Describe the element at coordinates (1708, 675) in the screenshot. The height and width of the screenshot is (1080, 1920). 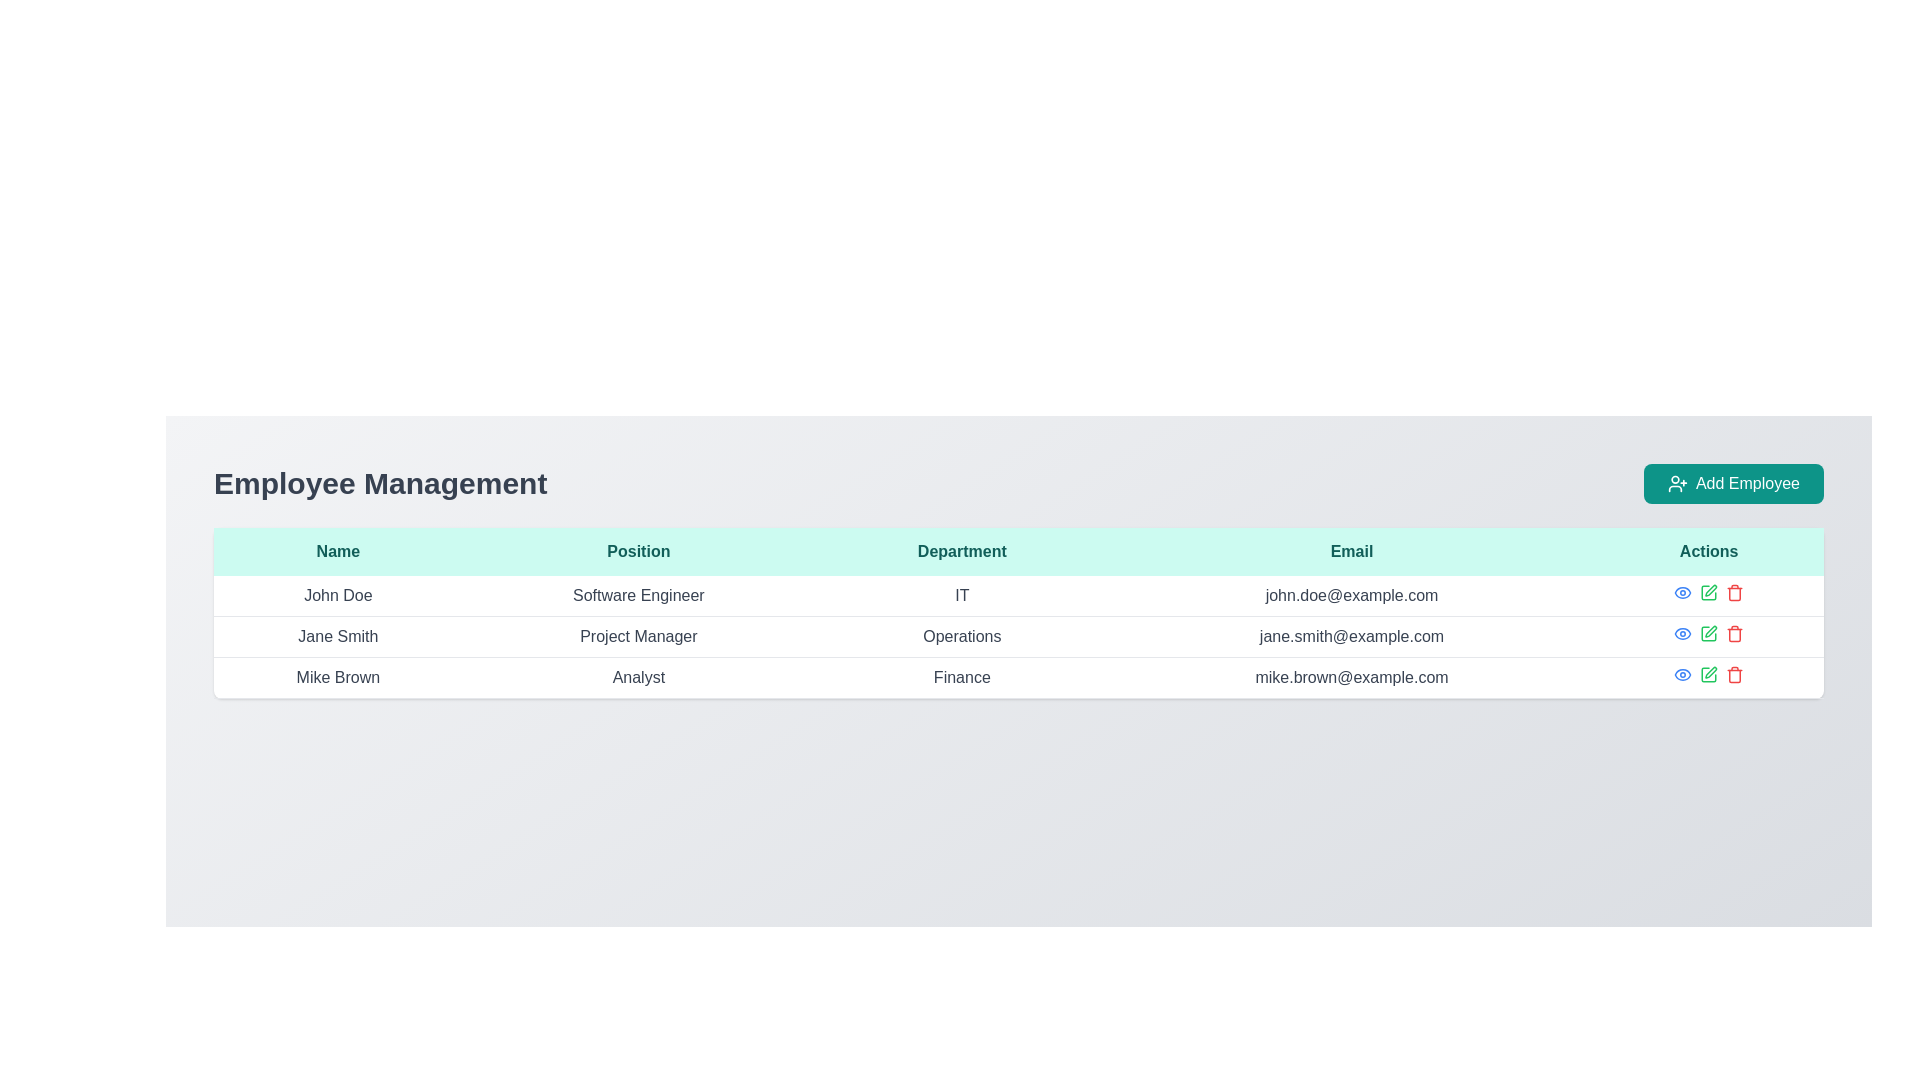
I see `the 'Edit' icon located in the last row of the table under the 'Actions' column` at that location.